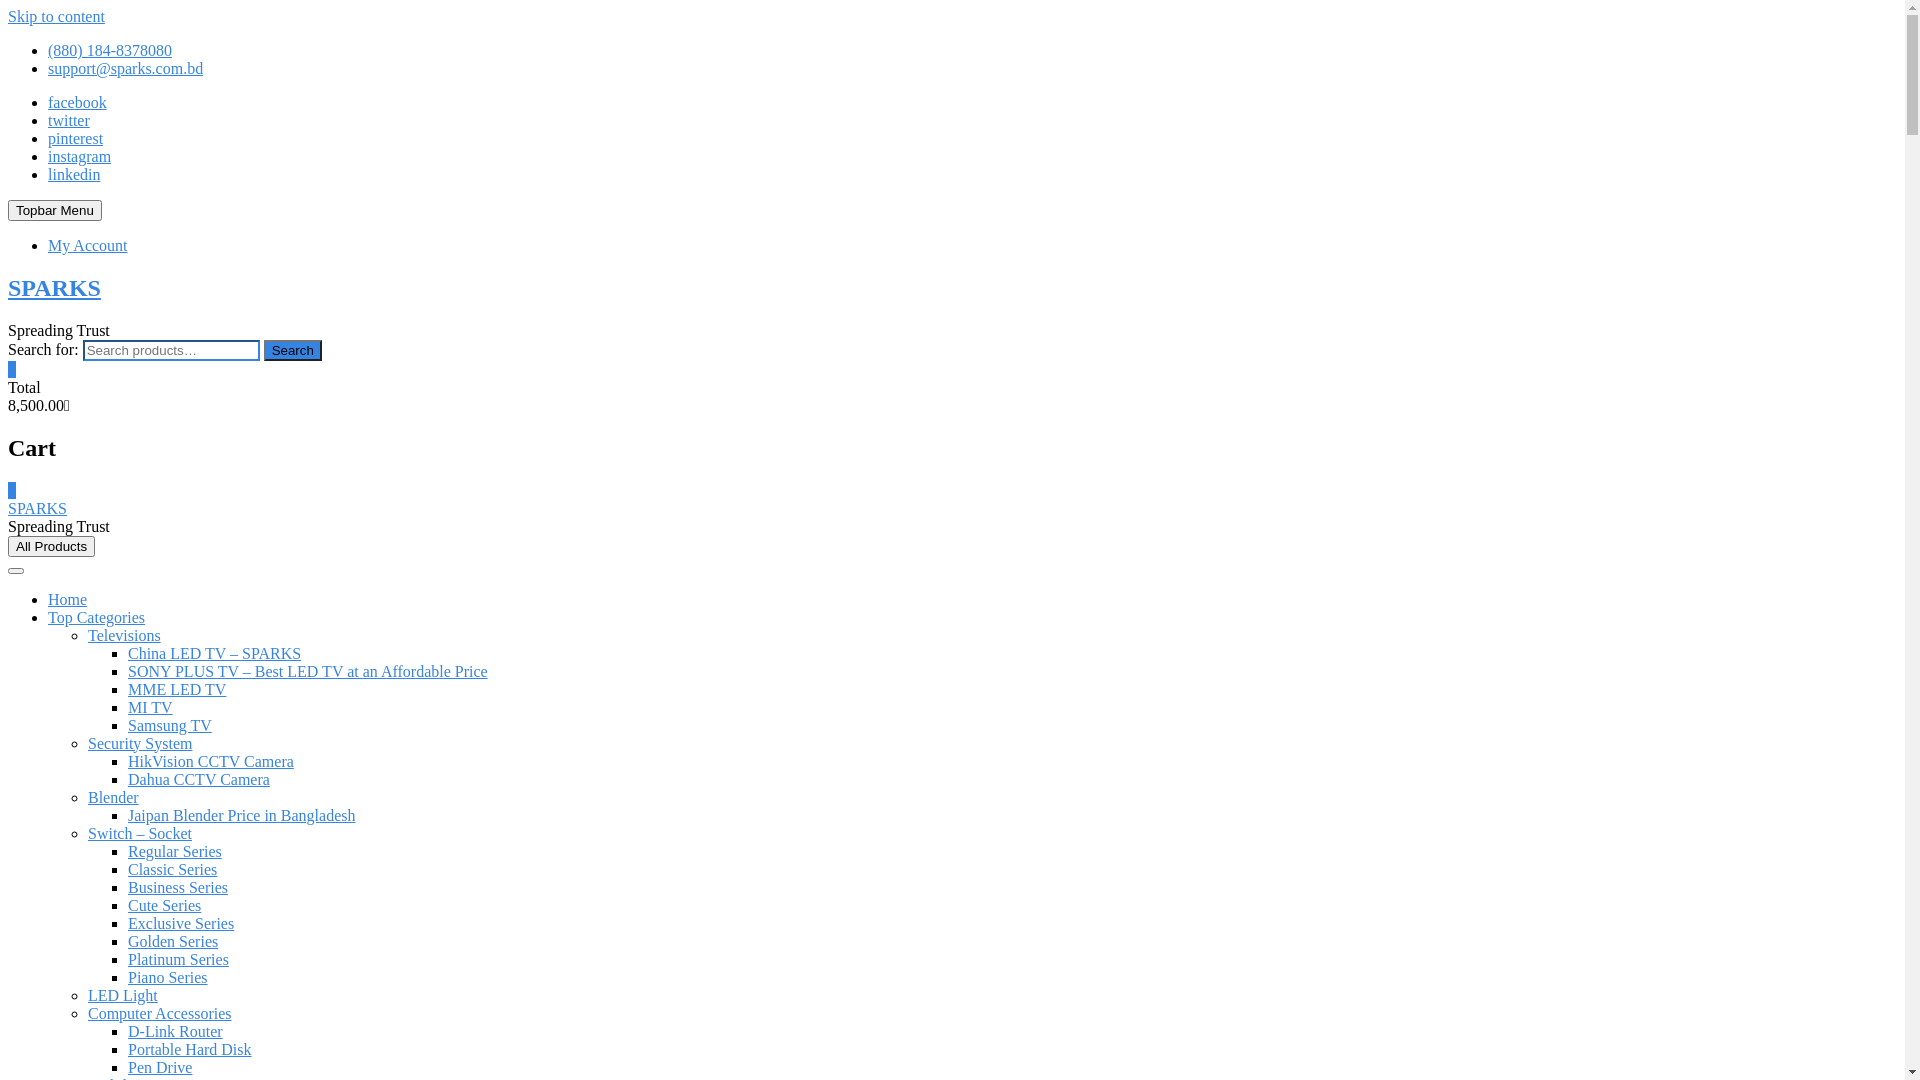  What do you see at coordinates (12, 490) in the screenshot?
I see `'0'` at bounding box center [12, 490].